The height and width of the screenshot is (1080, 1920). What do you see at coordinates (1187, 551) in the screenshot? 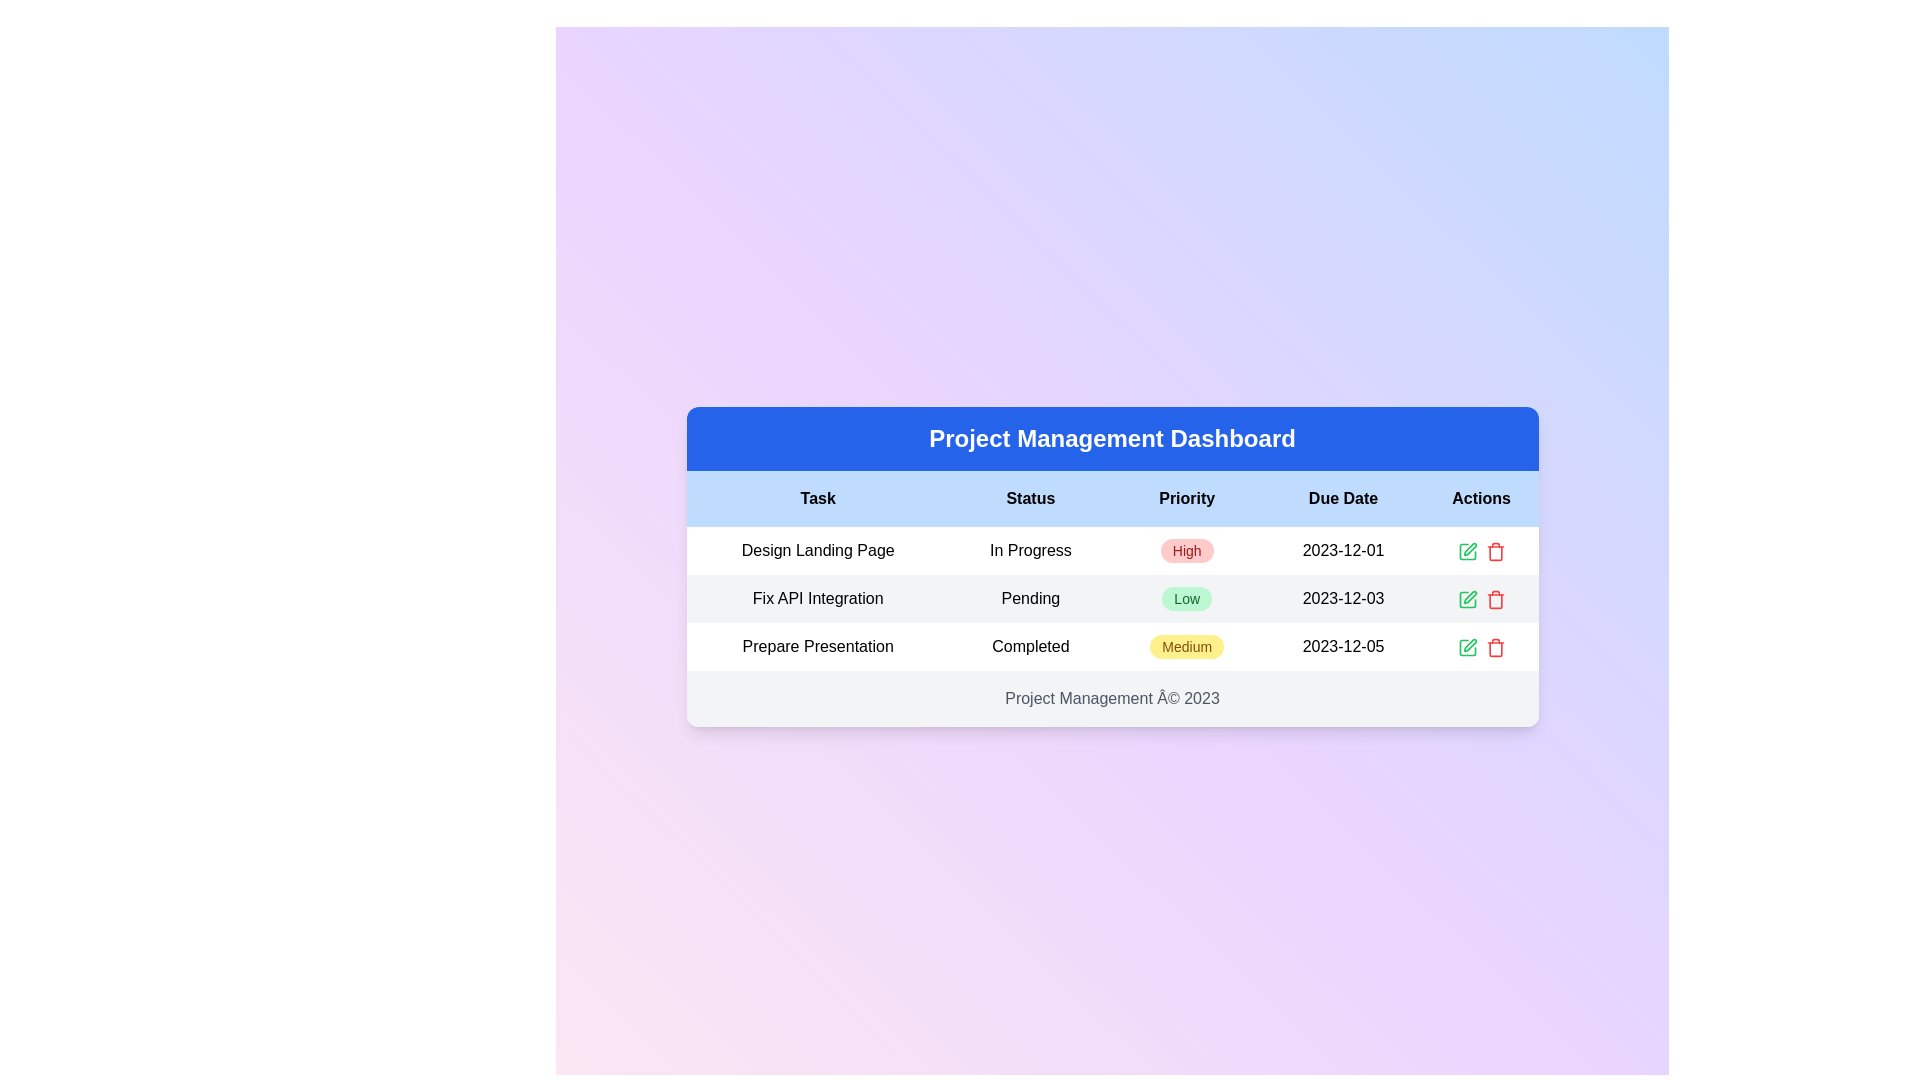
I see `the pill-shaped badge labeled 'High' with a light red background located in the 'Priority' column of the first row in the project management dashboard, adjacent to the 'Status' column entry` at bounding box center [1187, 551].